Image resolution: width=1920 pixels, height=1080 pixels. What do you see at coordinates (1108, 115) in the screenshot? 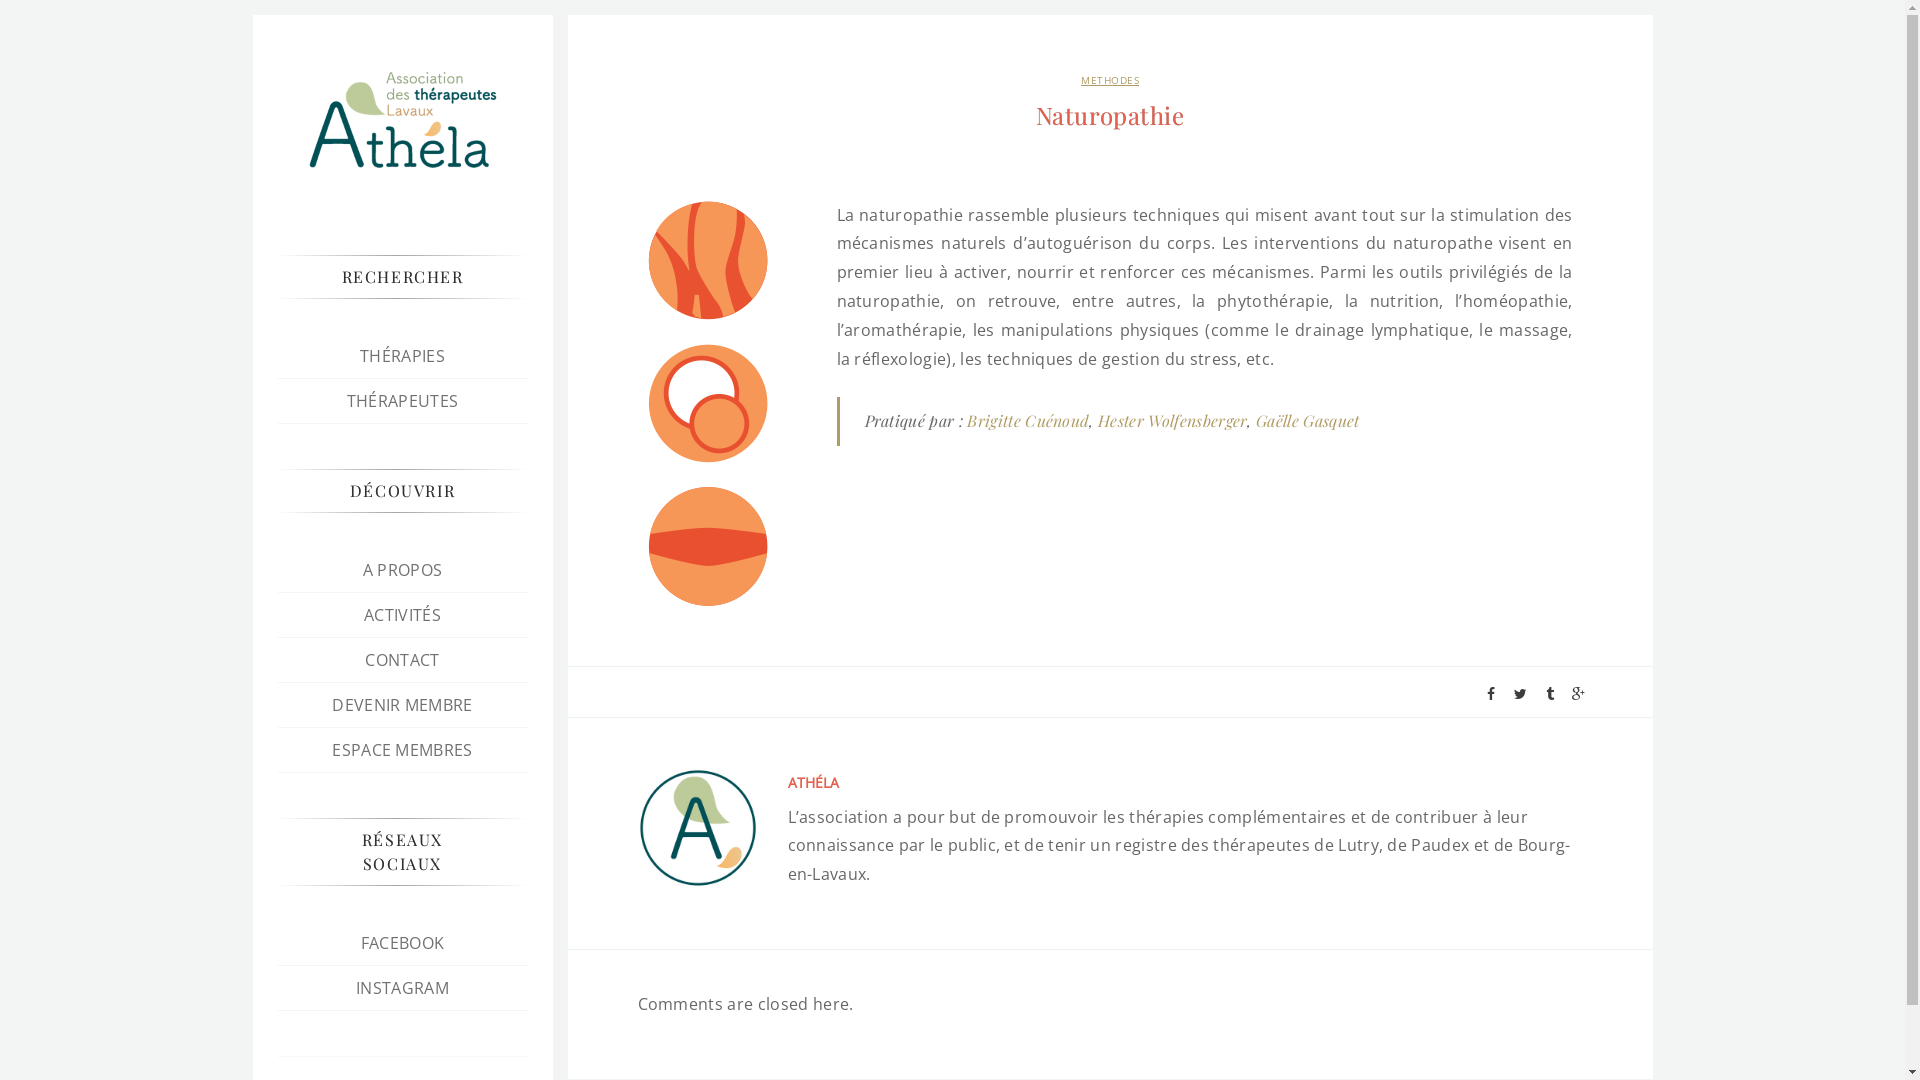
I see `'Naturopathie'` at bounding box center [1108, 115].